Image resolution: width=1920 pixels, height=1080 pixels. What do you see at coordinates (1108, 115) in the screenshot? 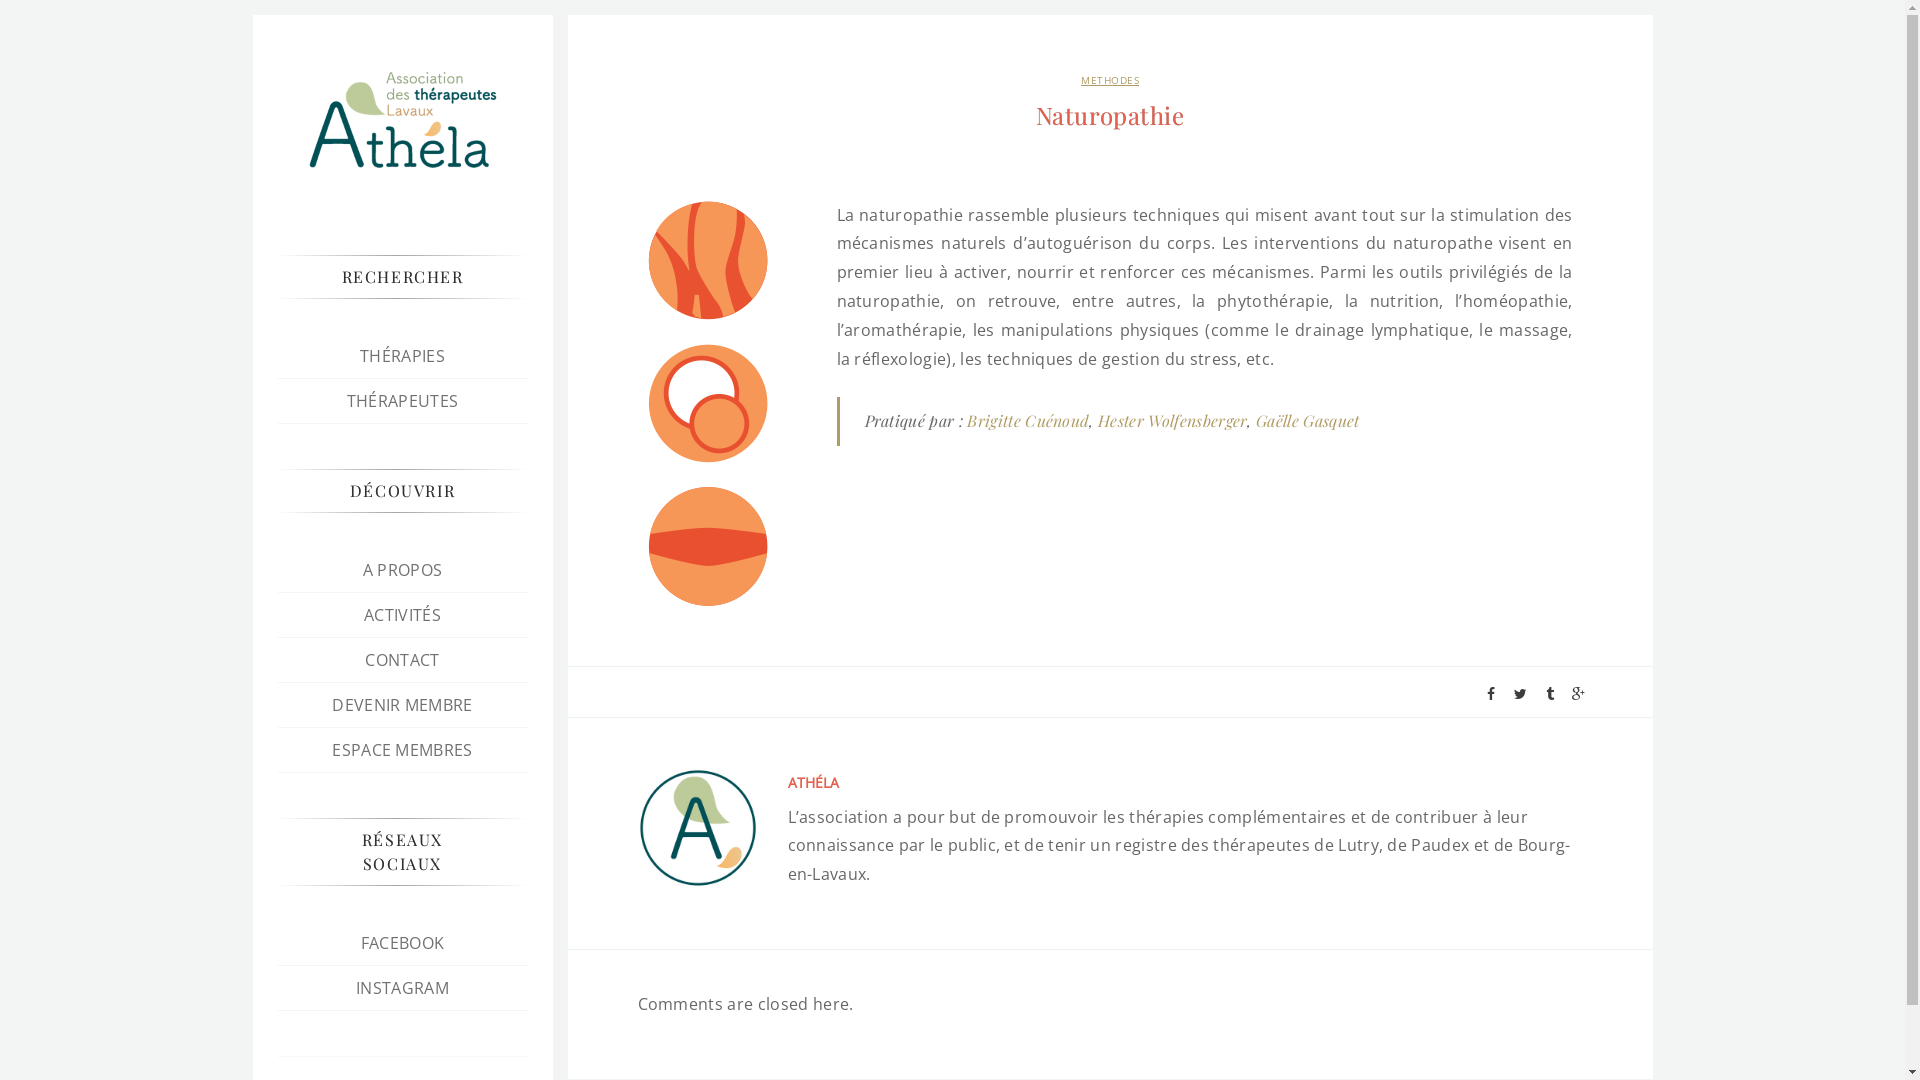
I see `'Naturopathie'` at bounding box center [1108, 115].